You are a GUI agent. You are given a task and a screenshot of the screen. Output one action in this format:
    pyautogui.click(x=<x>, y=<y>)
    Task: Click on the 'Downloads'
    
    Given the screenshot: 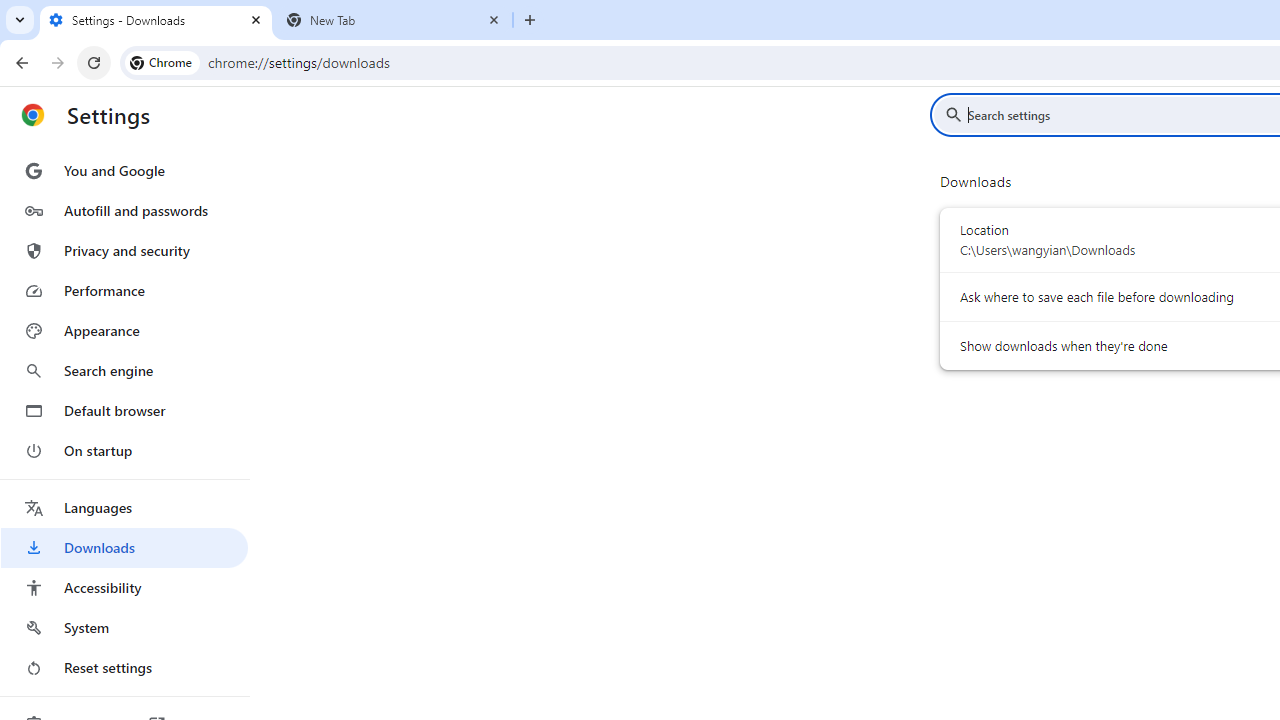 What is the action you would take?
    pyautogui.click(x=123, y=547)
    